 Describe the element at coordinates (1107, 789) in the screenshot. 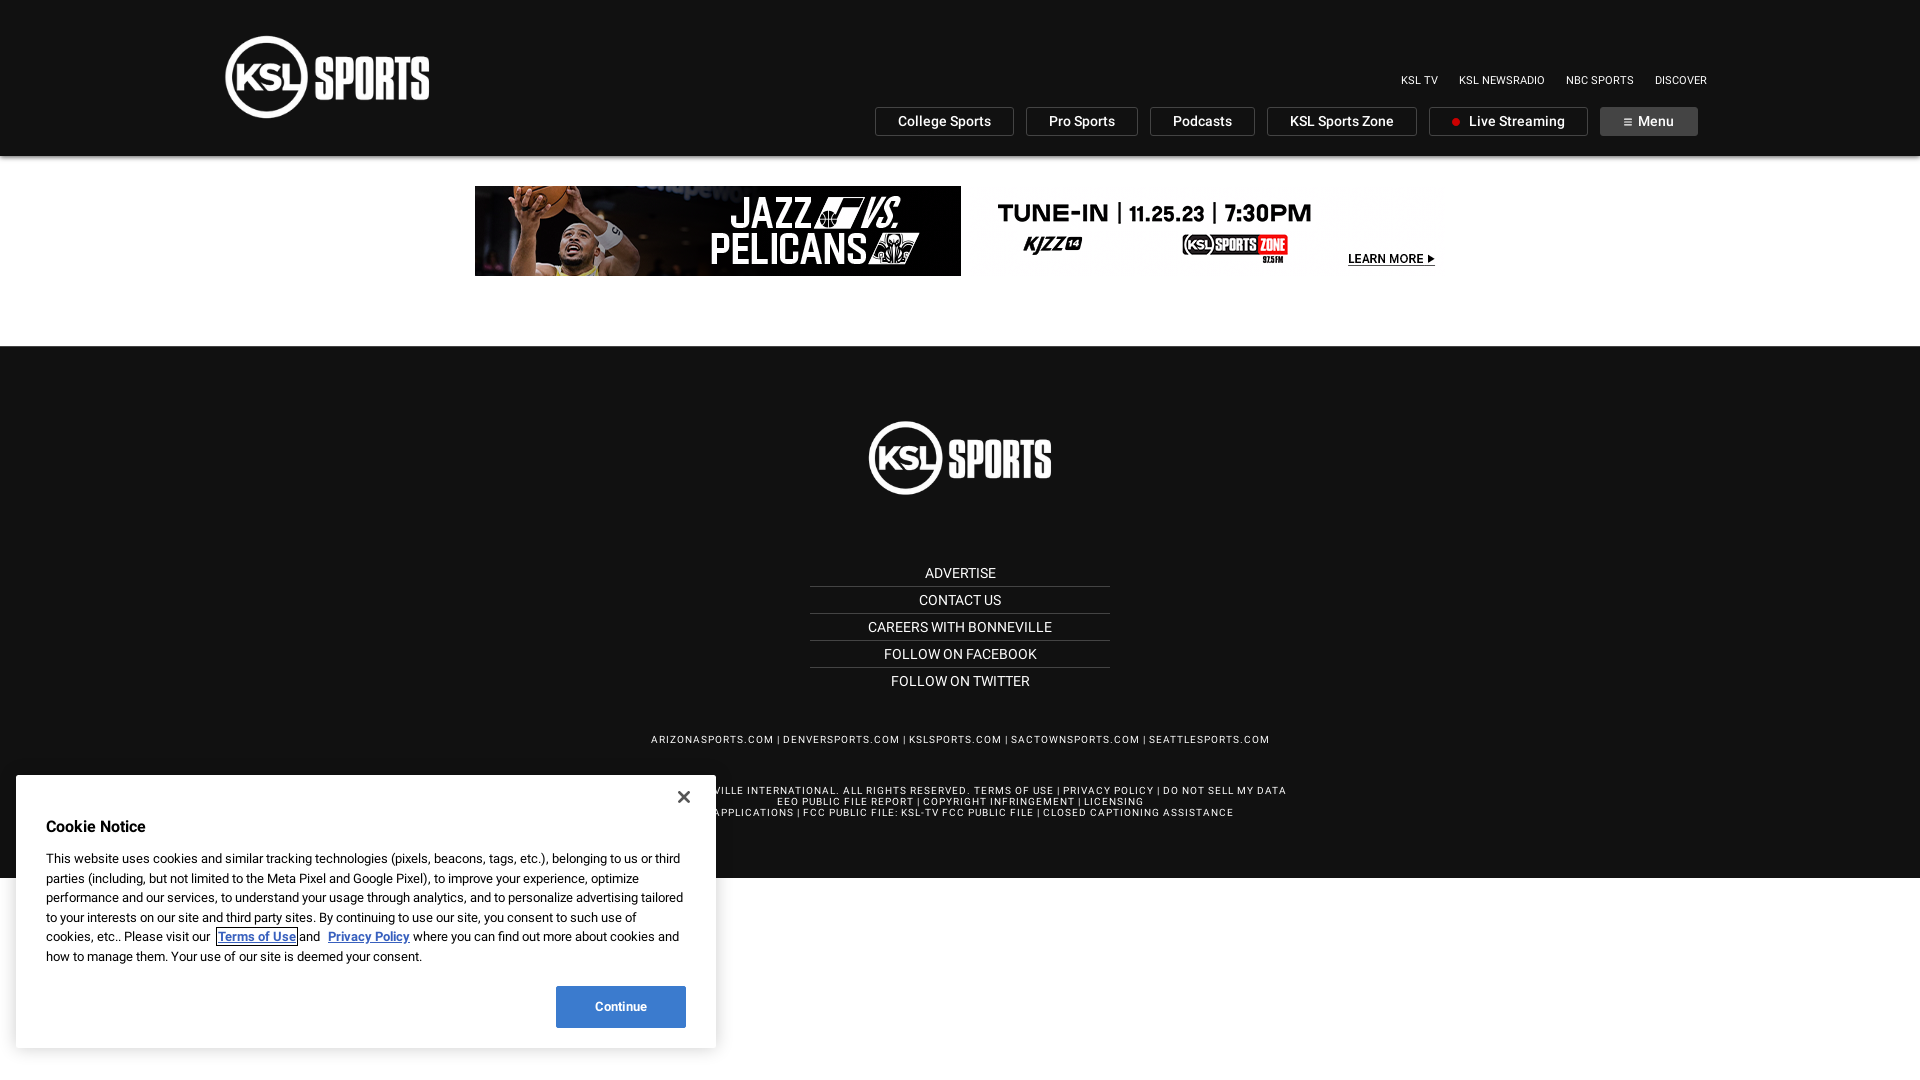

I see `'PRIVACY POLICY'` at that location.